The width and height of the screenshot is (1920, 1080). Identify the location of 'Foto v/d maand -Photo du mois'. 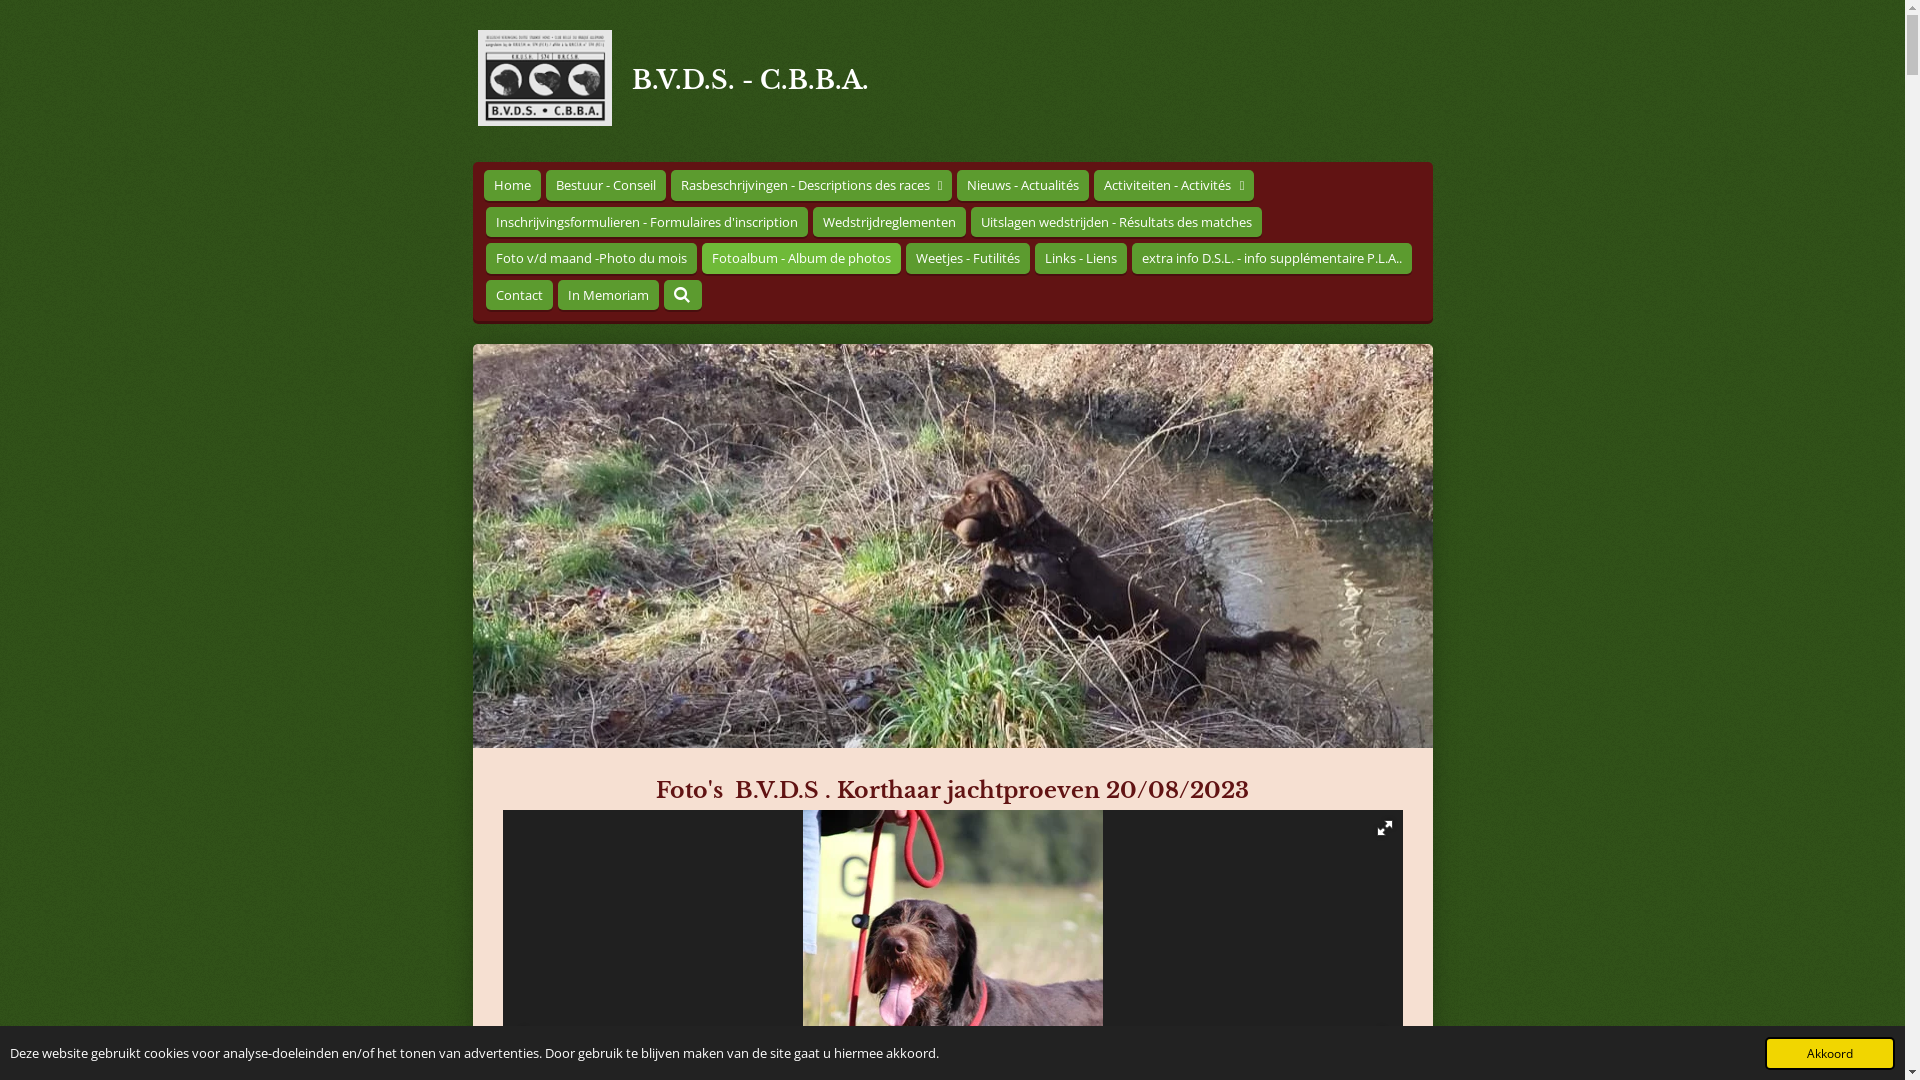
(485, 257).